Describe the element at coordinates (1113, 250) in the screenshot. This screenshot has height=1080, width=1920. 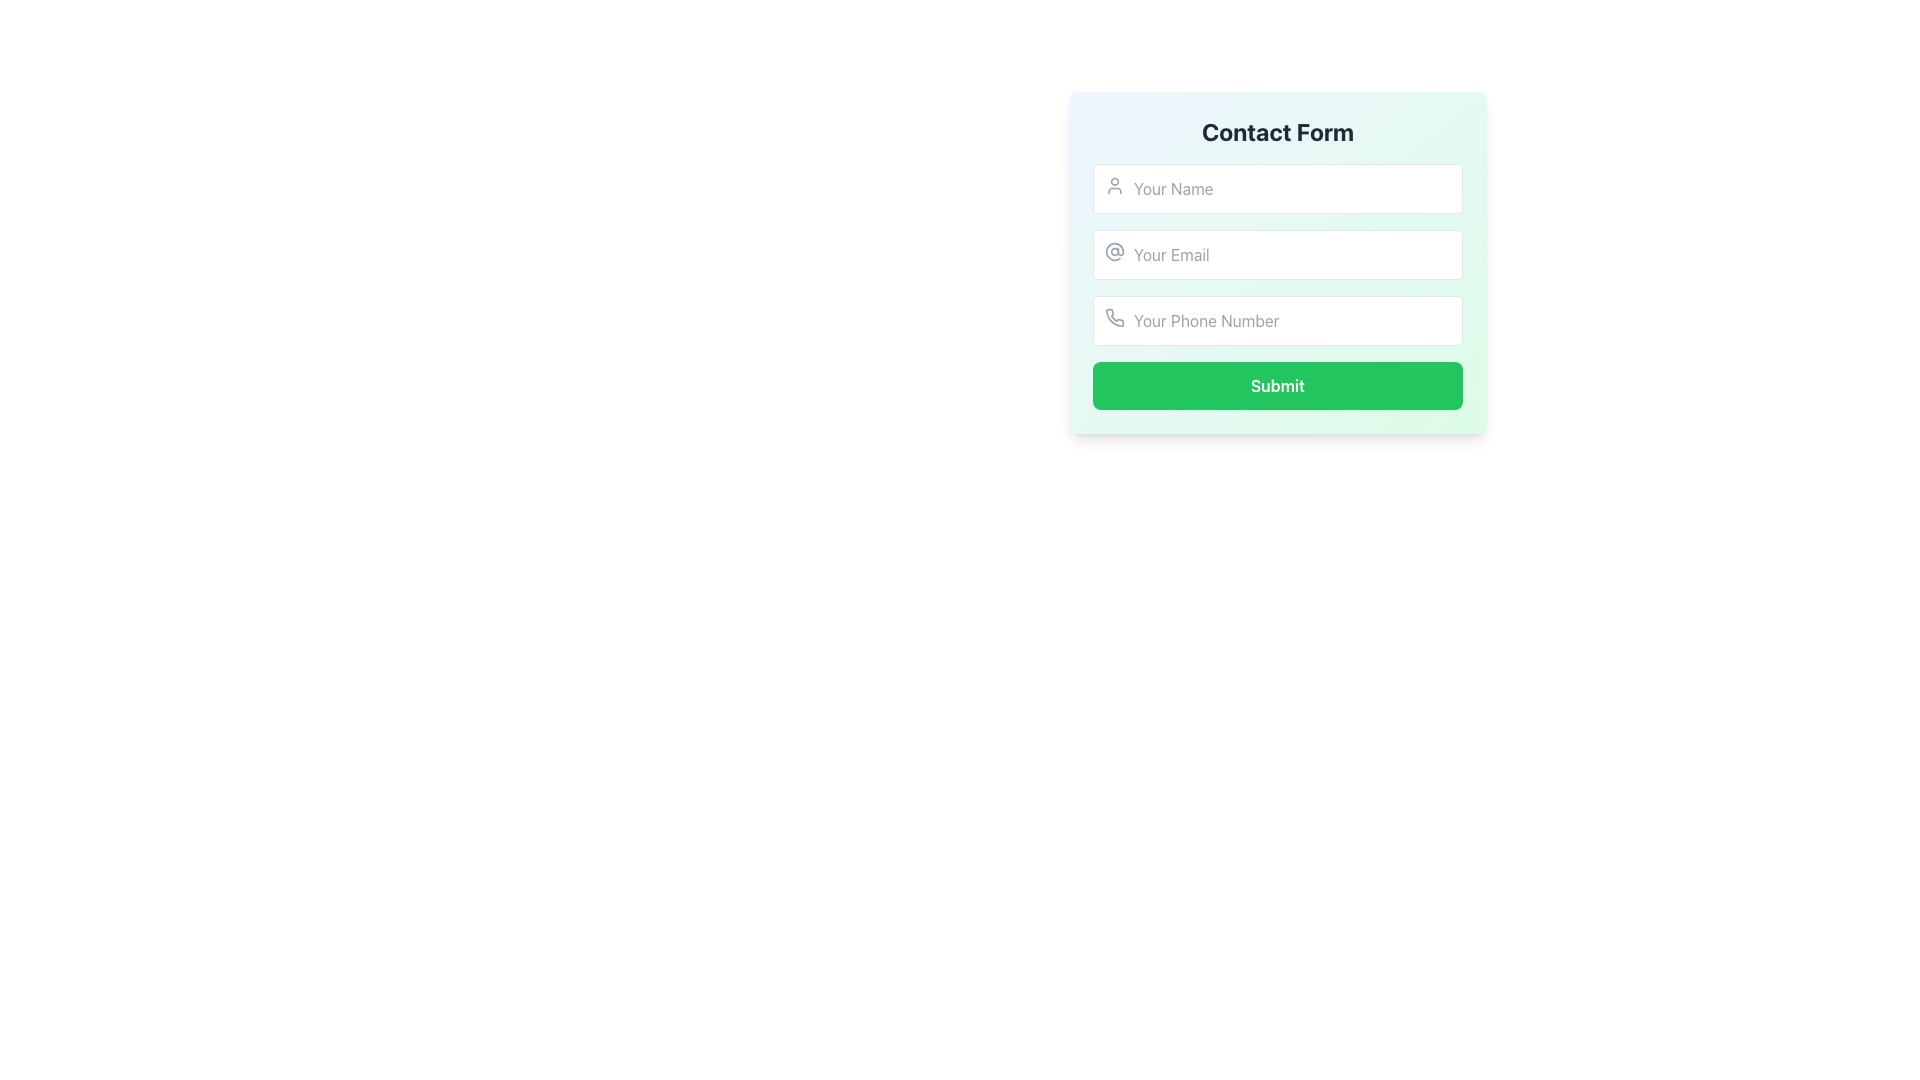
I see `the input field labeled 'Your Email' by clicking on the email icon located to the left inside the field in the 'Contact Form' section` at that location.